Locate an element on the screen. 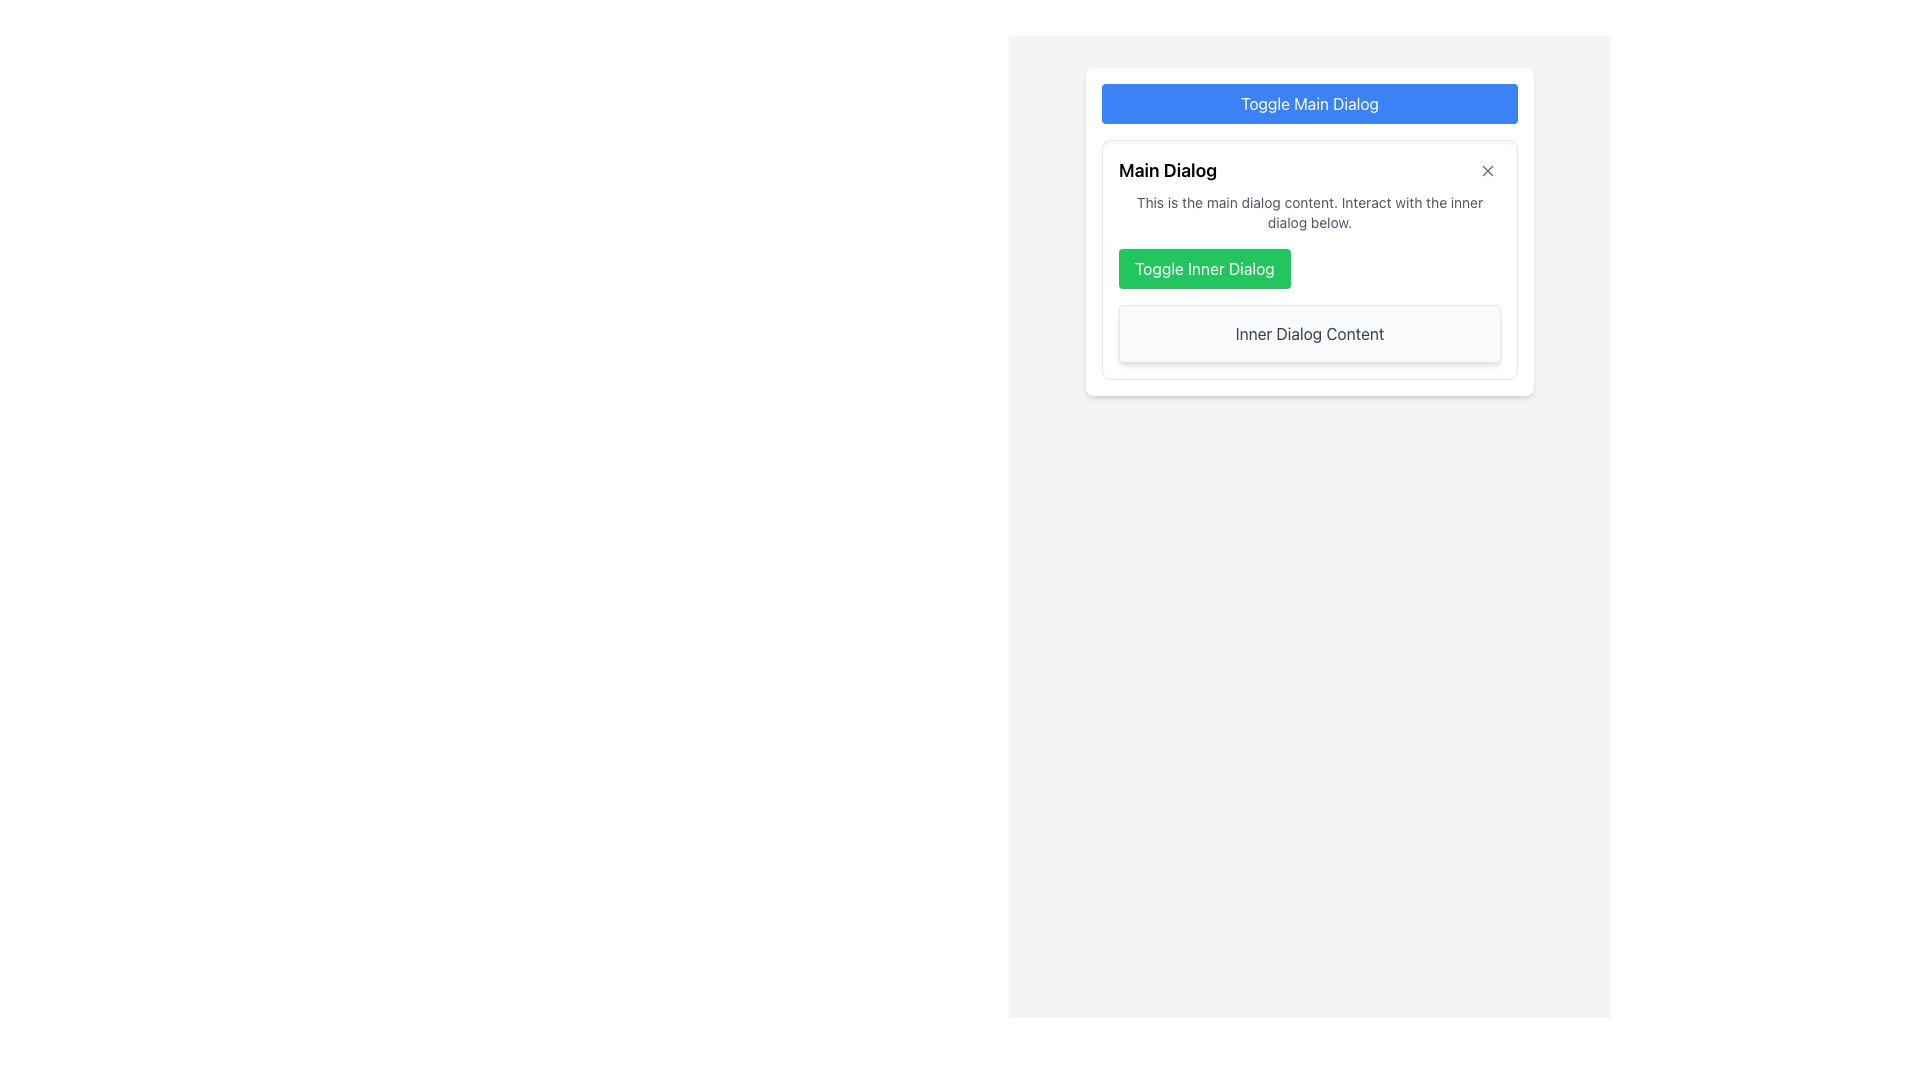  the close icon button styled as an 'X' located in the top-right corner of the card-like dialog interface, next to the 'Main Dialog' title is located at coordinates (1488, 169).